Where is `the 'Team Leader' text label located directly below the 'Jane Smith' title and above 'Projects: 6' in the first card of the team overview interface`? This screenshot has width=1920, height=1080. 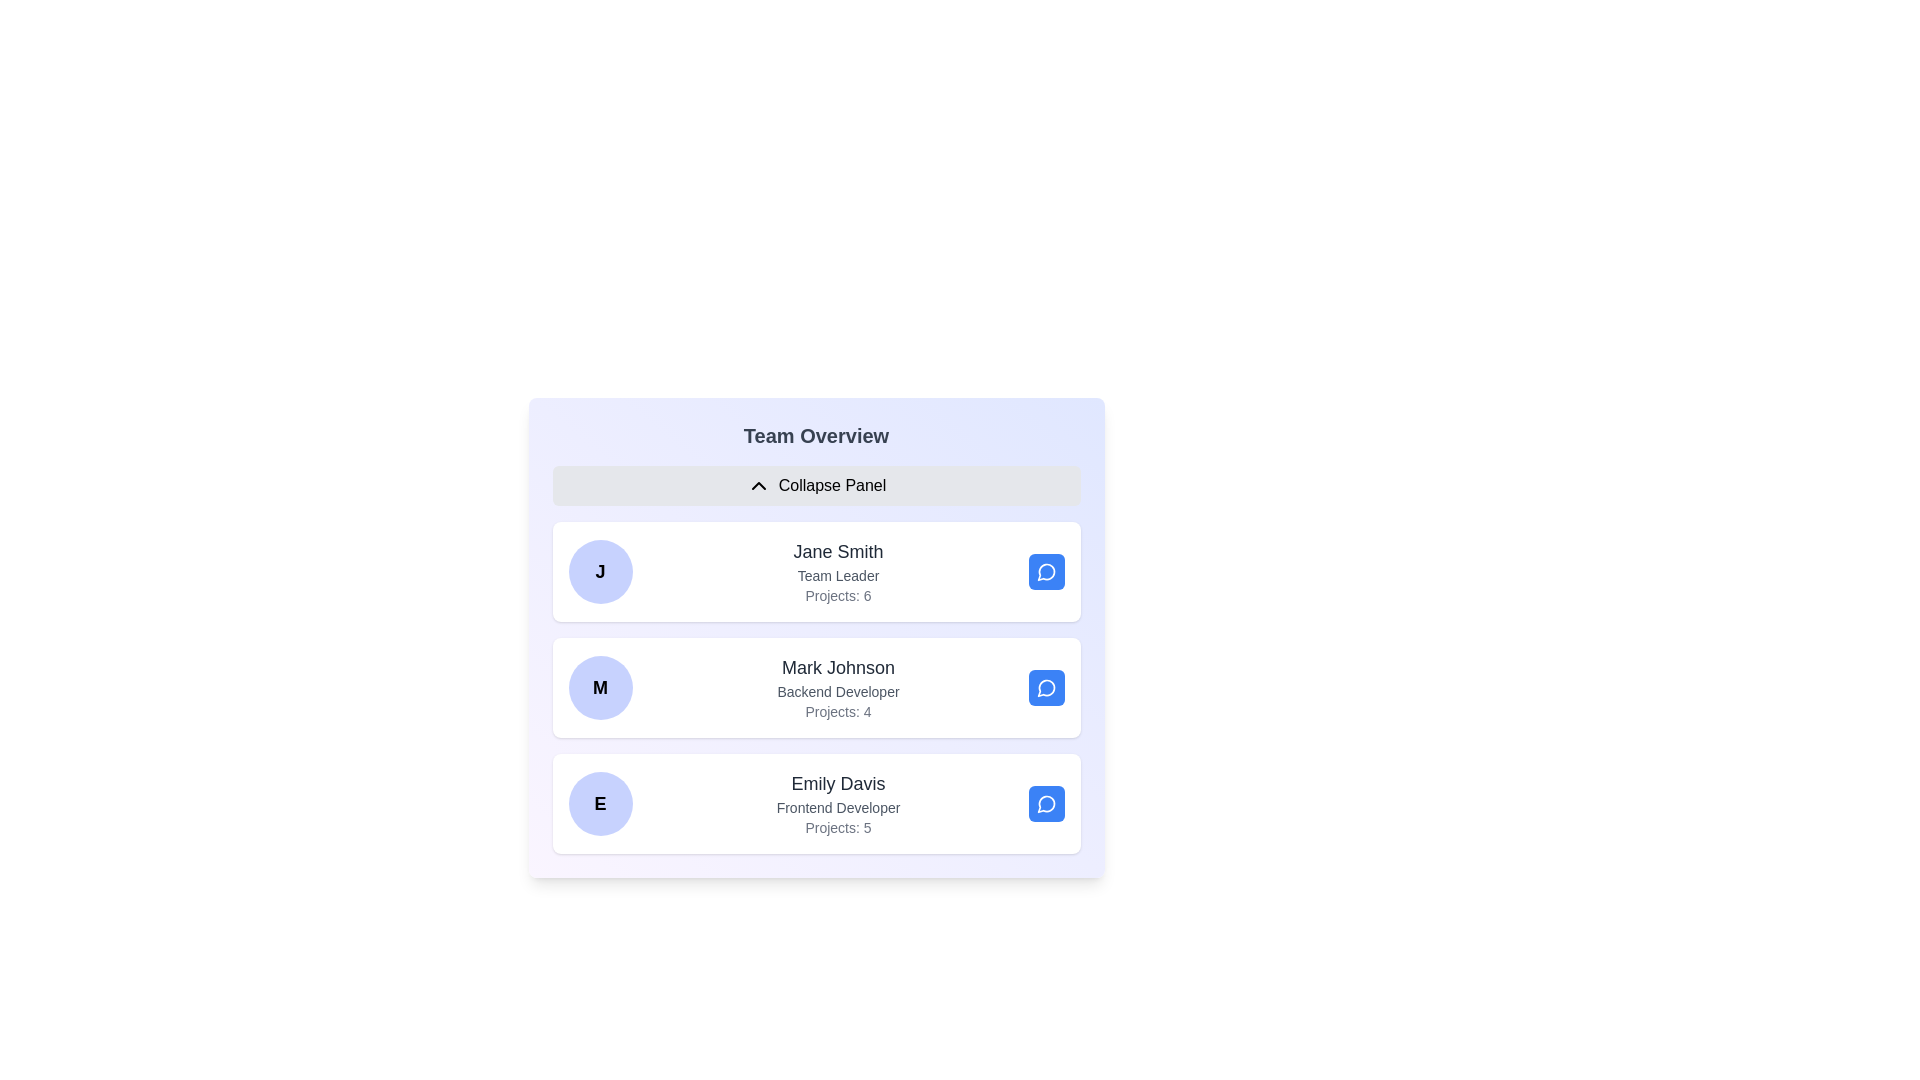
the 'Team Leader' text label located directly below the 'Jane Smith' title and above 'Projects: 6' in the first card of the team overview interface is located at coordinates (838, 575).